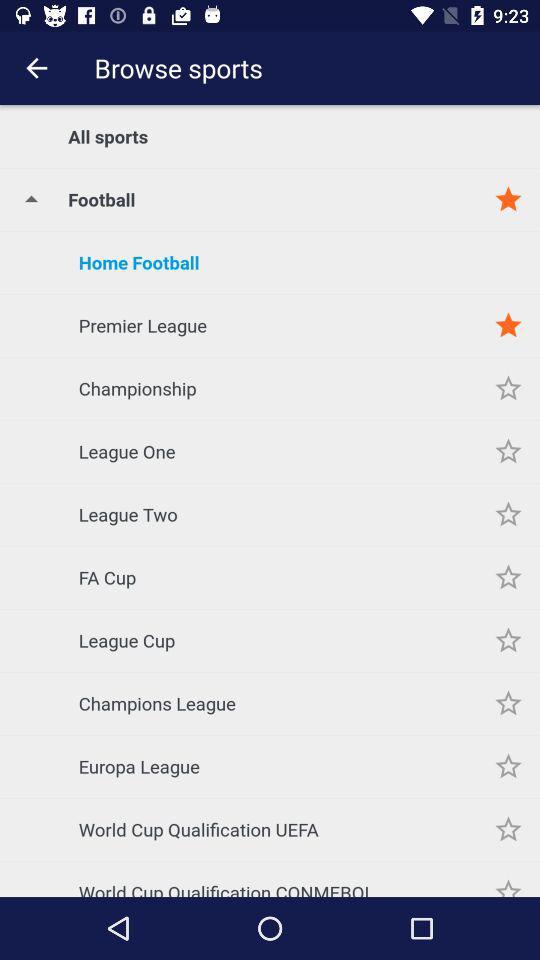 The width and height of the screenshot is (540, 960). What do you see at coordinates (508, 513) in the screenshot?
I see `league` at bounding box center [508, 513].